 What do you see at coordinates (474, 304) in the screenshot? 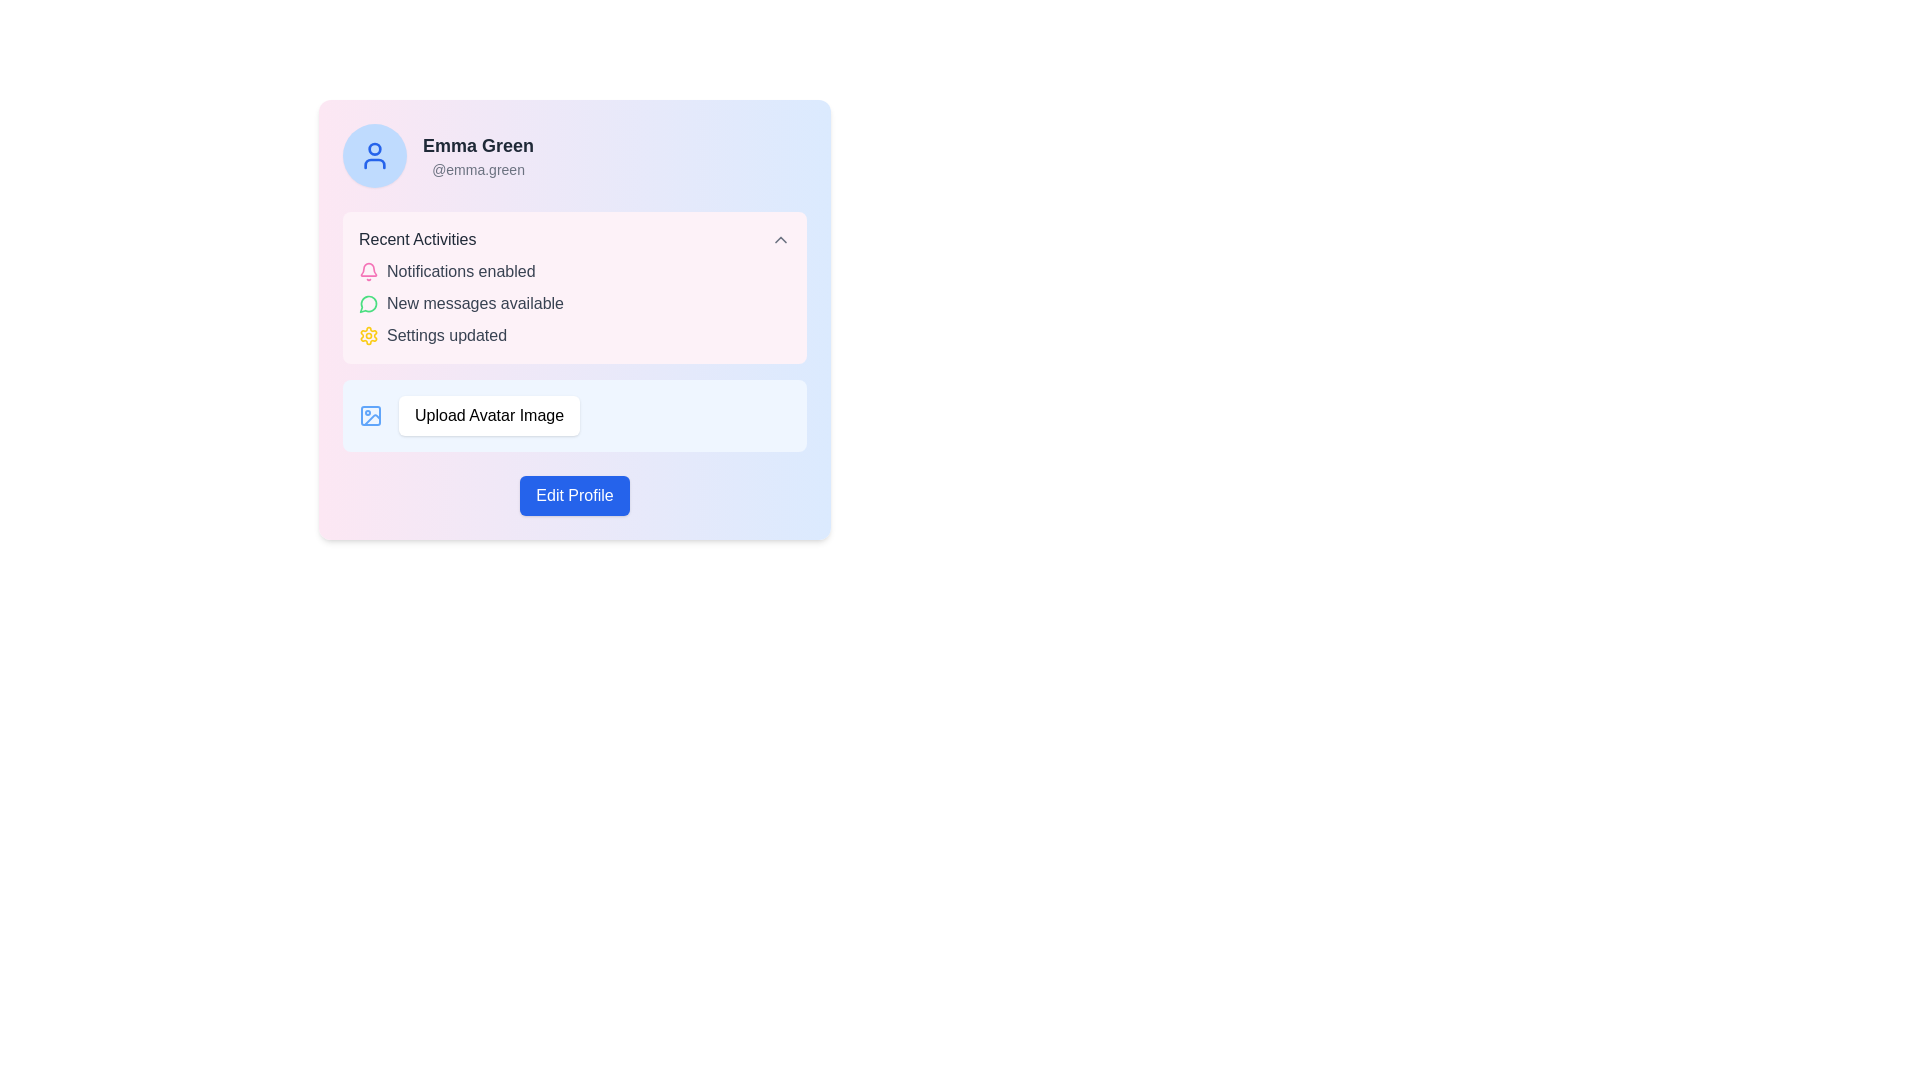
I see `the Text Label that notifies the user about new messages, which is centered horizontally in the notification banner under 'Recent Activities' and positioned to the right of a green icon` at bounding box center [474, 304].